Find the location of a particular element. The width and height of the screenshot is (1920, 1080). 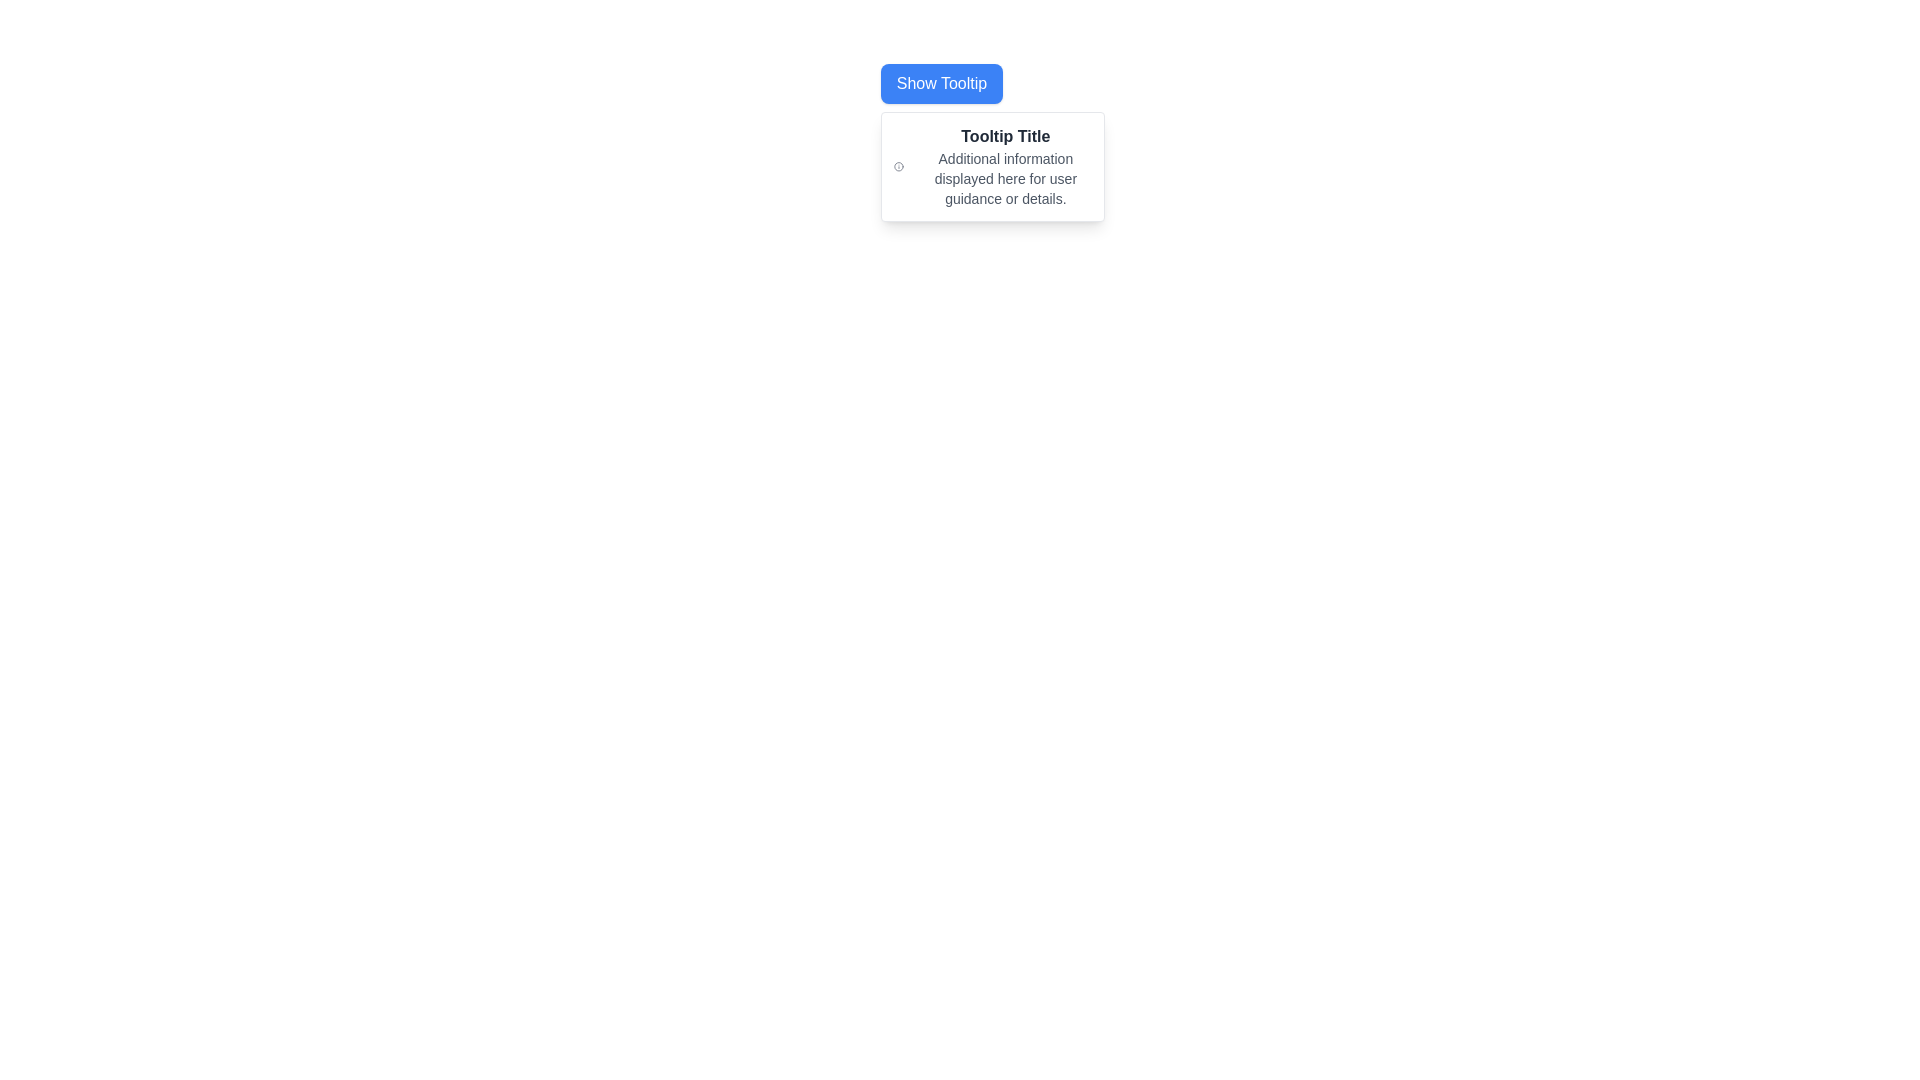

information displayed in the tooltip that appears below the 'Show Tooltip' button is located at coordinates (992, 165).